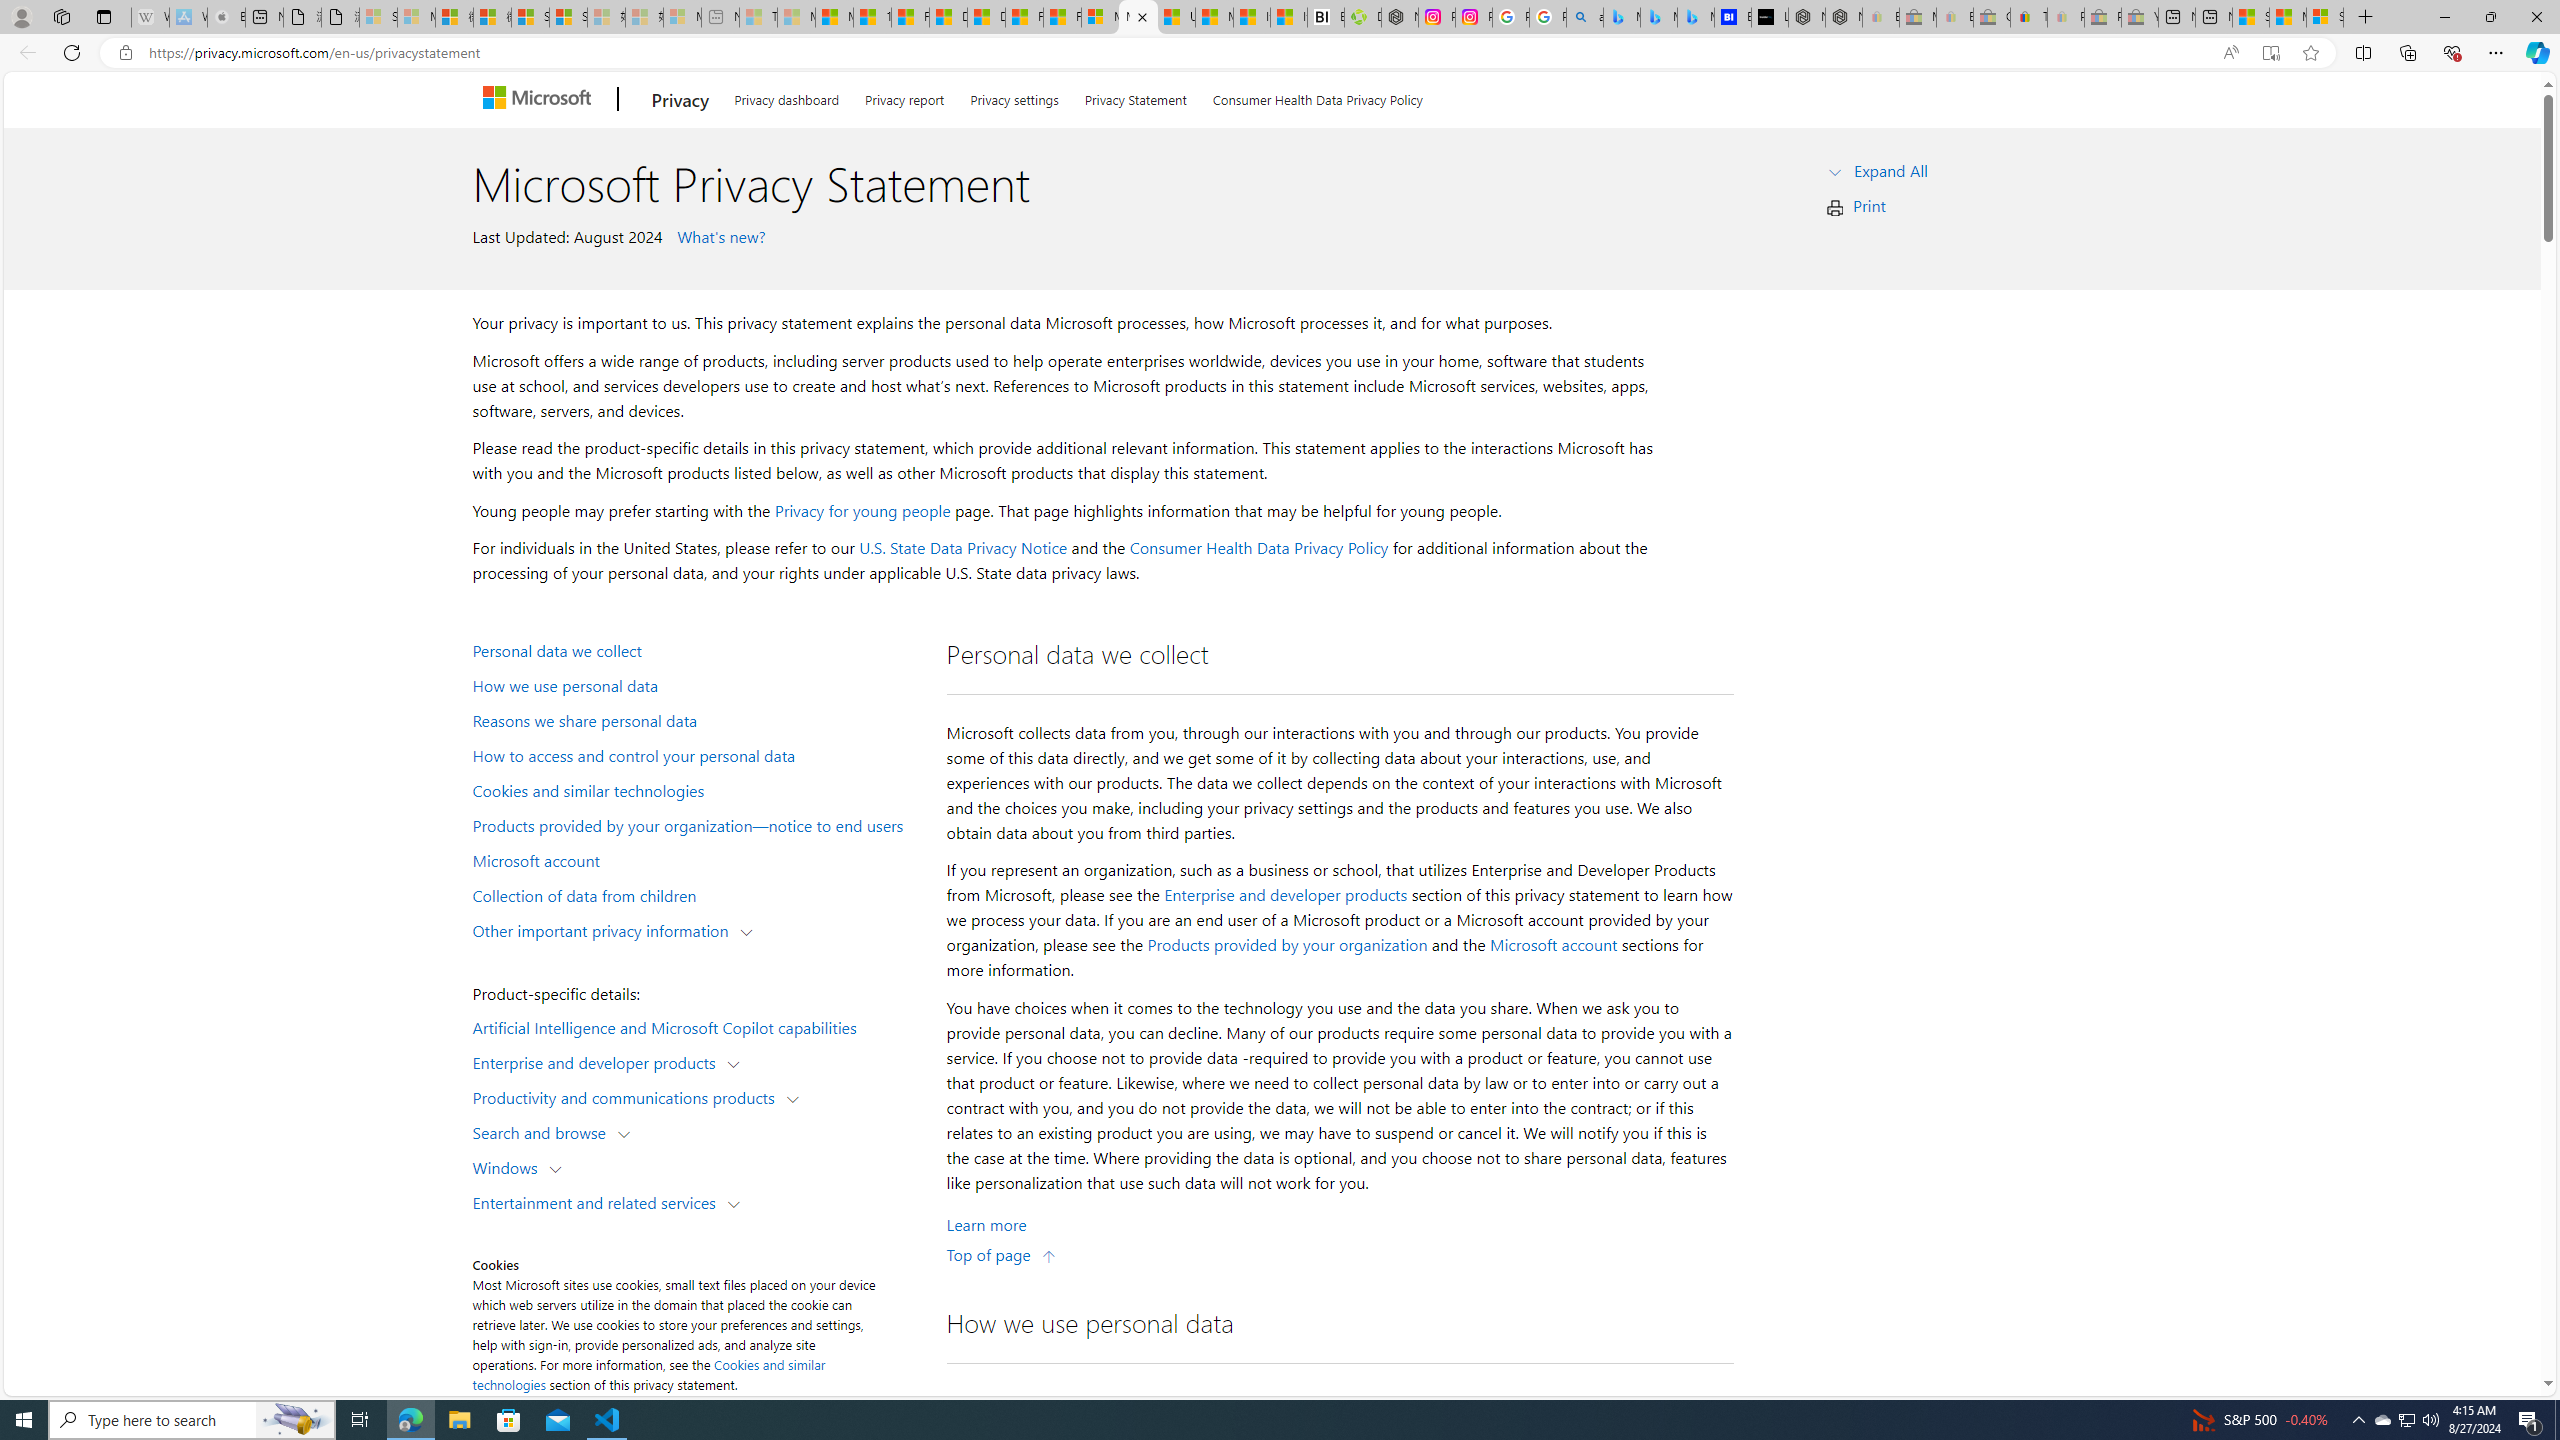 Image resolution: width=2560 pixels, height=1440 pixels. Describe the element at coordinates (2103, 16) in the screenshot. I see `'Press Room - eBay Inc. - Sleeping'` at that location.